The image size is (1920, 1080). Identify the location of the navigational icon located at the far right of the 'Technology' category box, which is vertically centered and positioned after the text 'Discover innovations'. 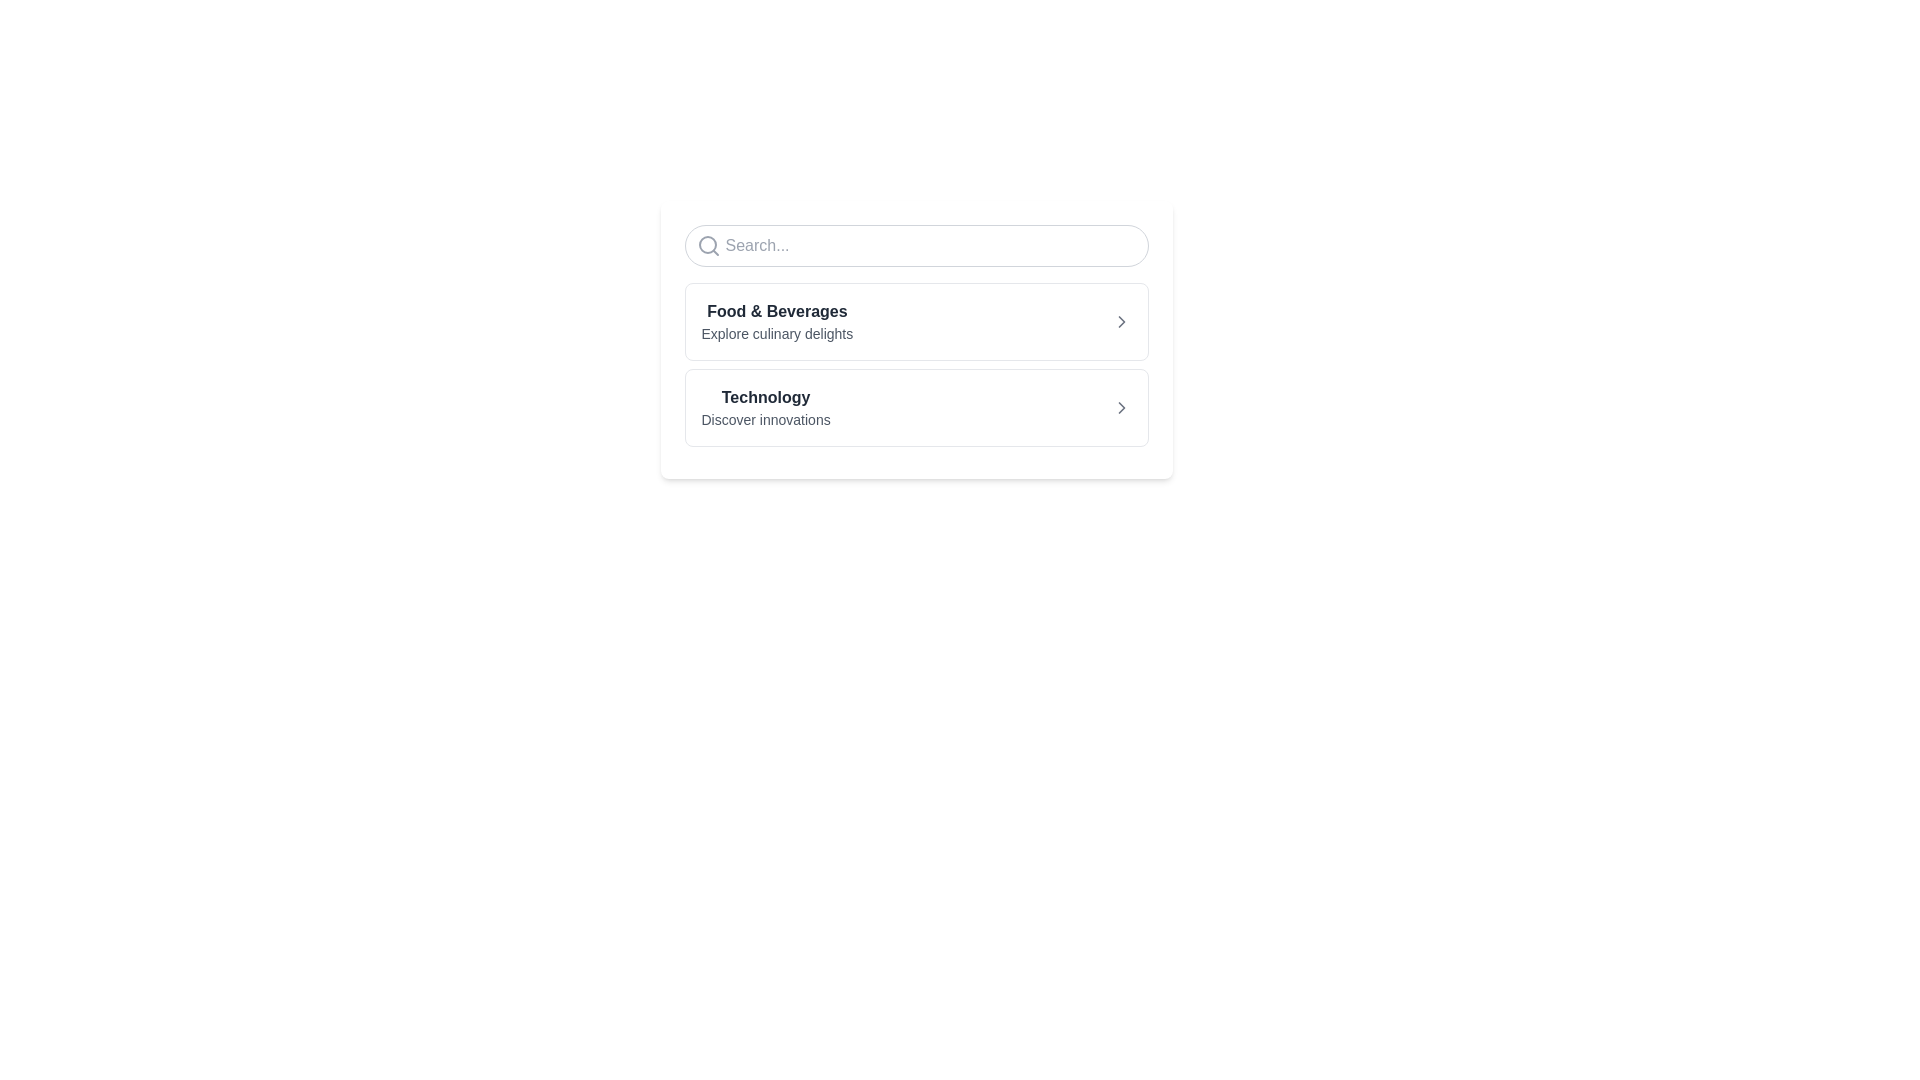
(1121, 407).